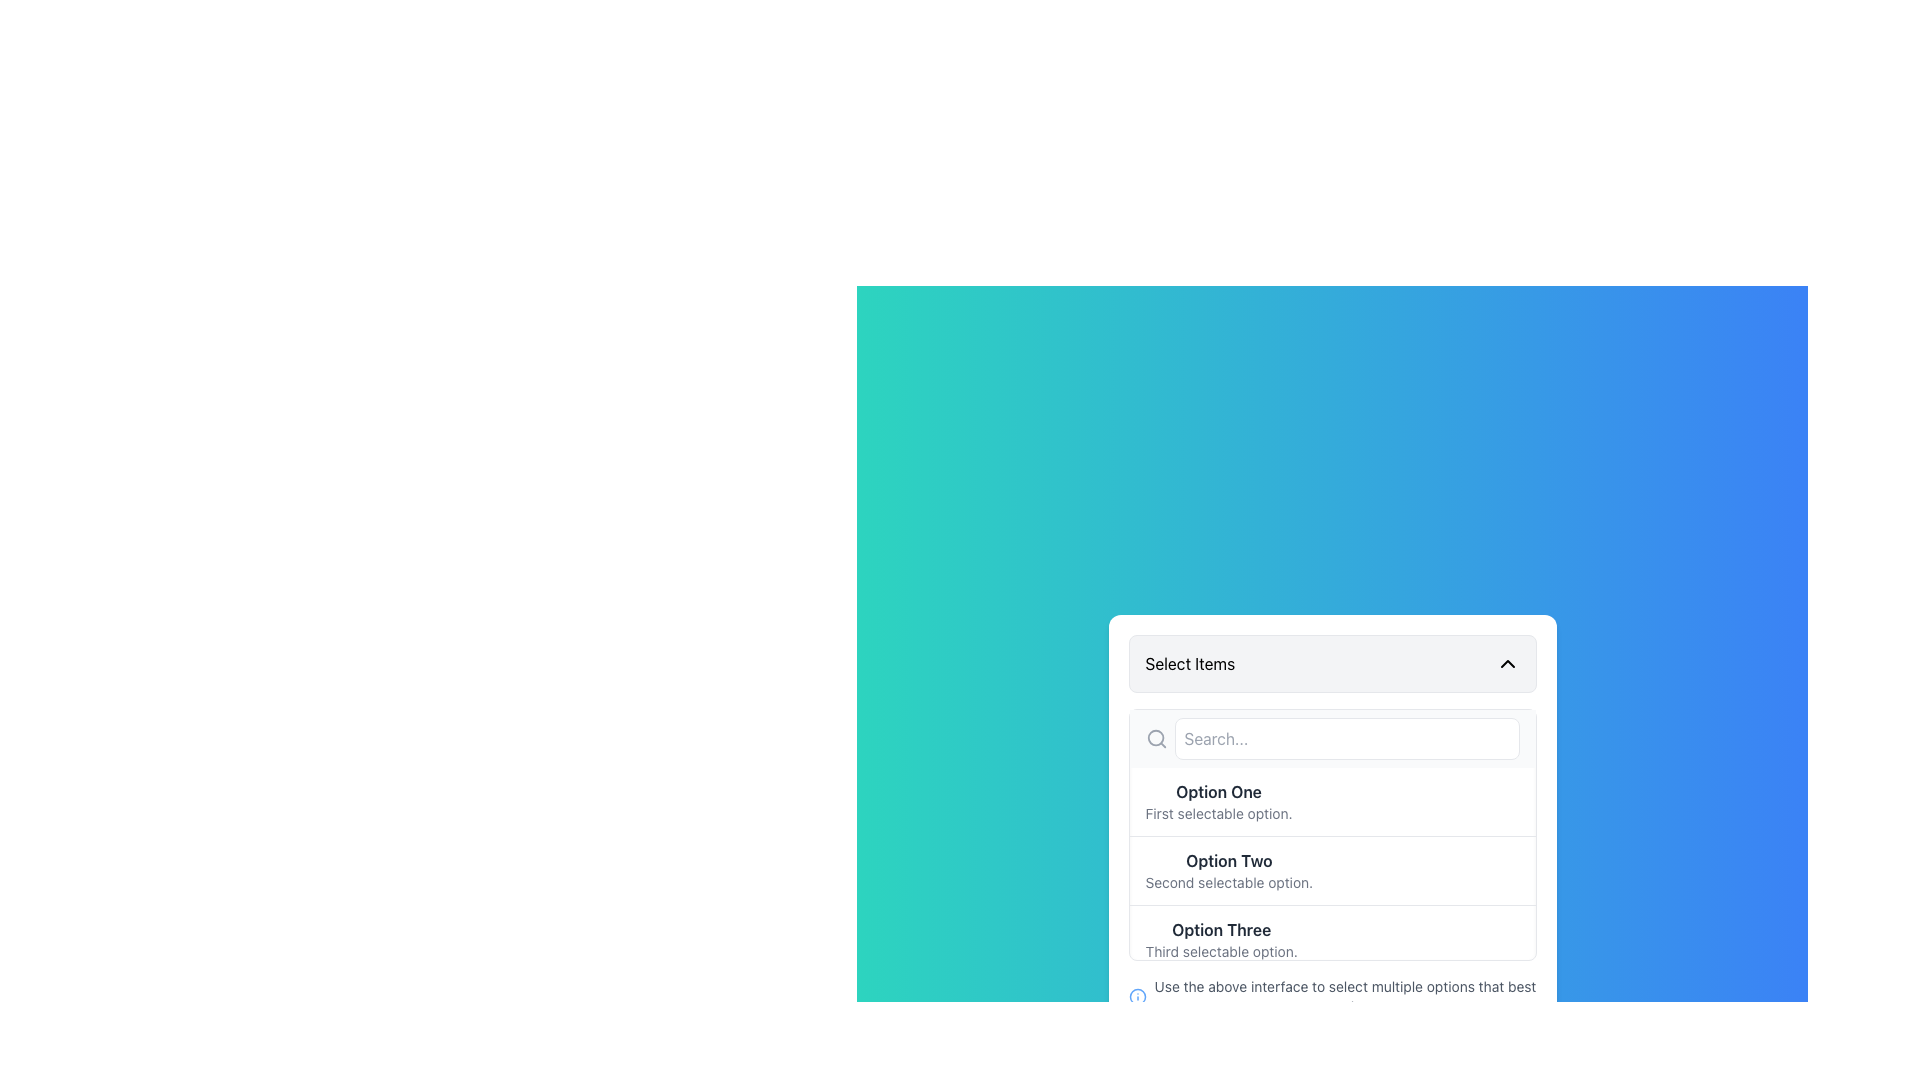 The image size is (1920, 1080). Describe the element at coordinates (1220, 940) in the screenshot. I see `the third option in the dropdown menu, which provides information about the third choice and is located beneath 'Option One' and 'Option Two'` at that location.